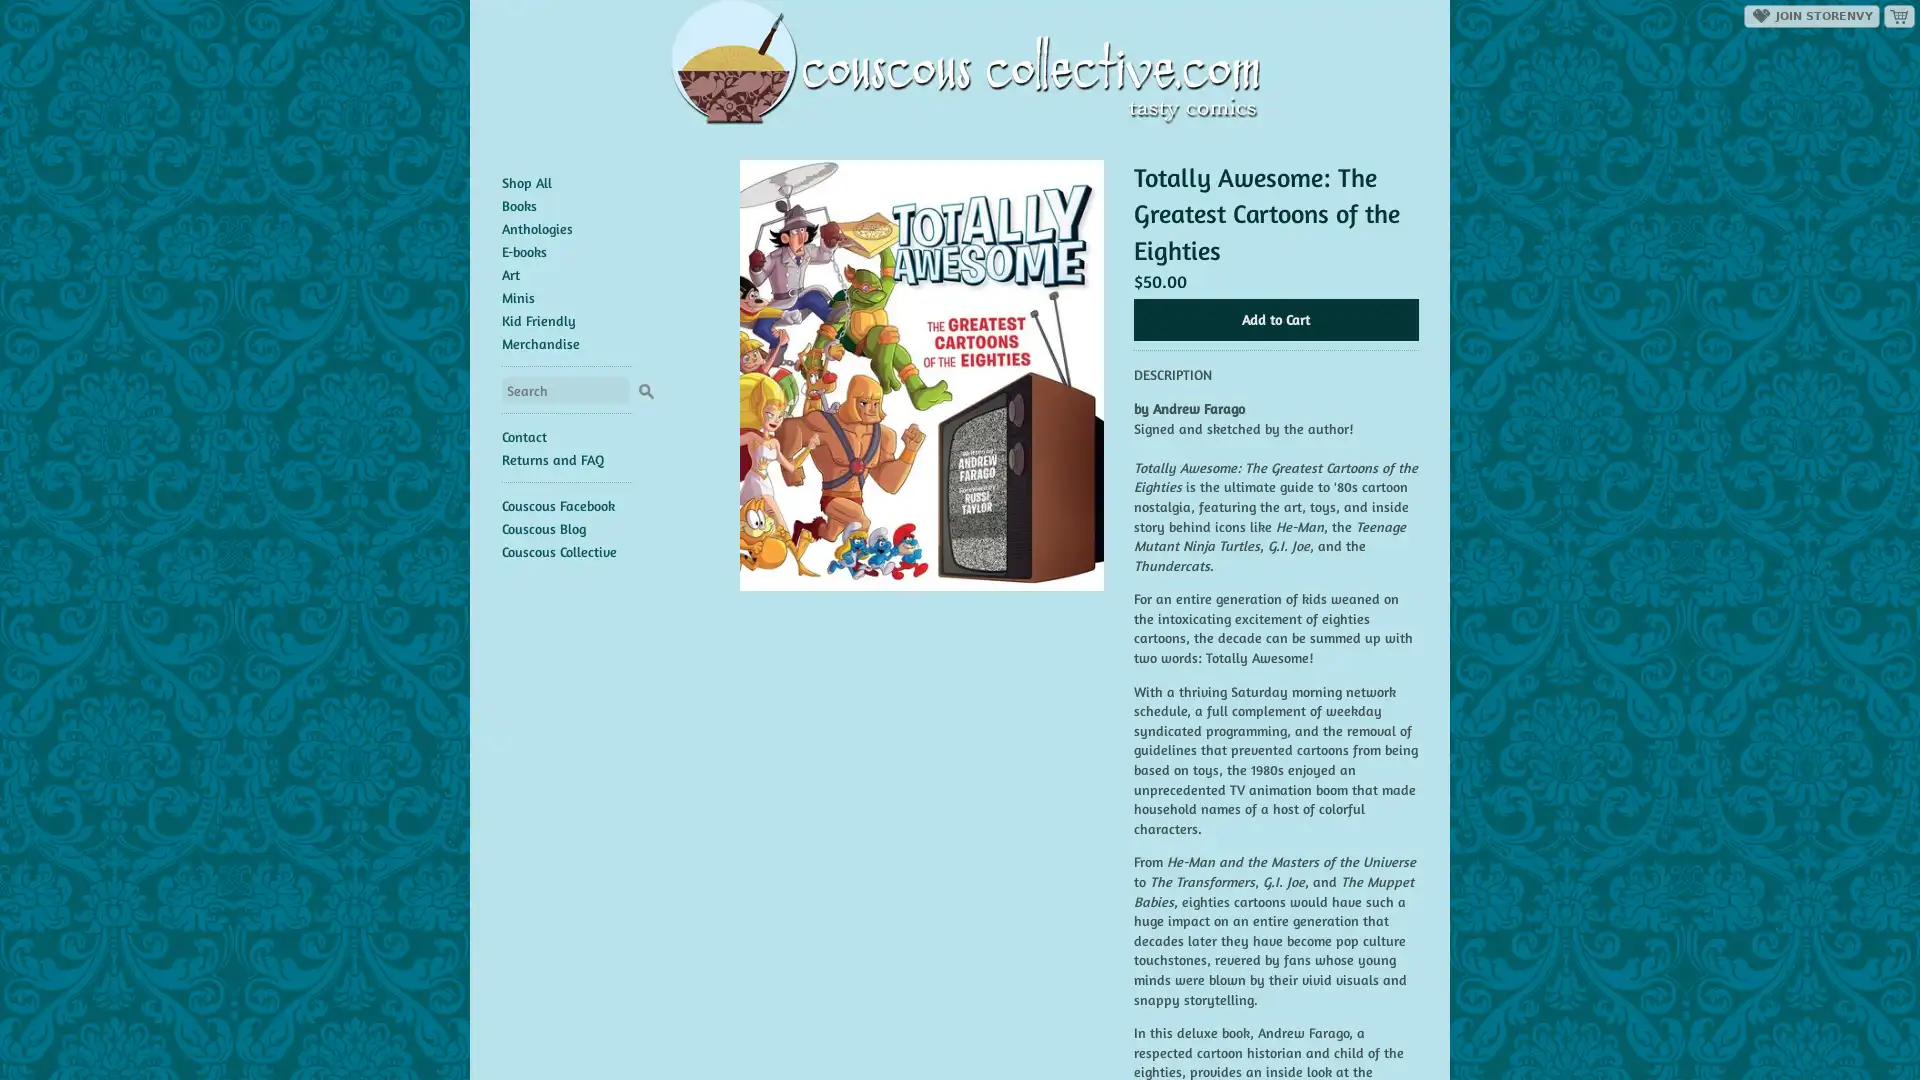 The image size is (1920, 1080). I want to click on Search, so click(645, 388).